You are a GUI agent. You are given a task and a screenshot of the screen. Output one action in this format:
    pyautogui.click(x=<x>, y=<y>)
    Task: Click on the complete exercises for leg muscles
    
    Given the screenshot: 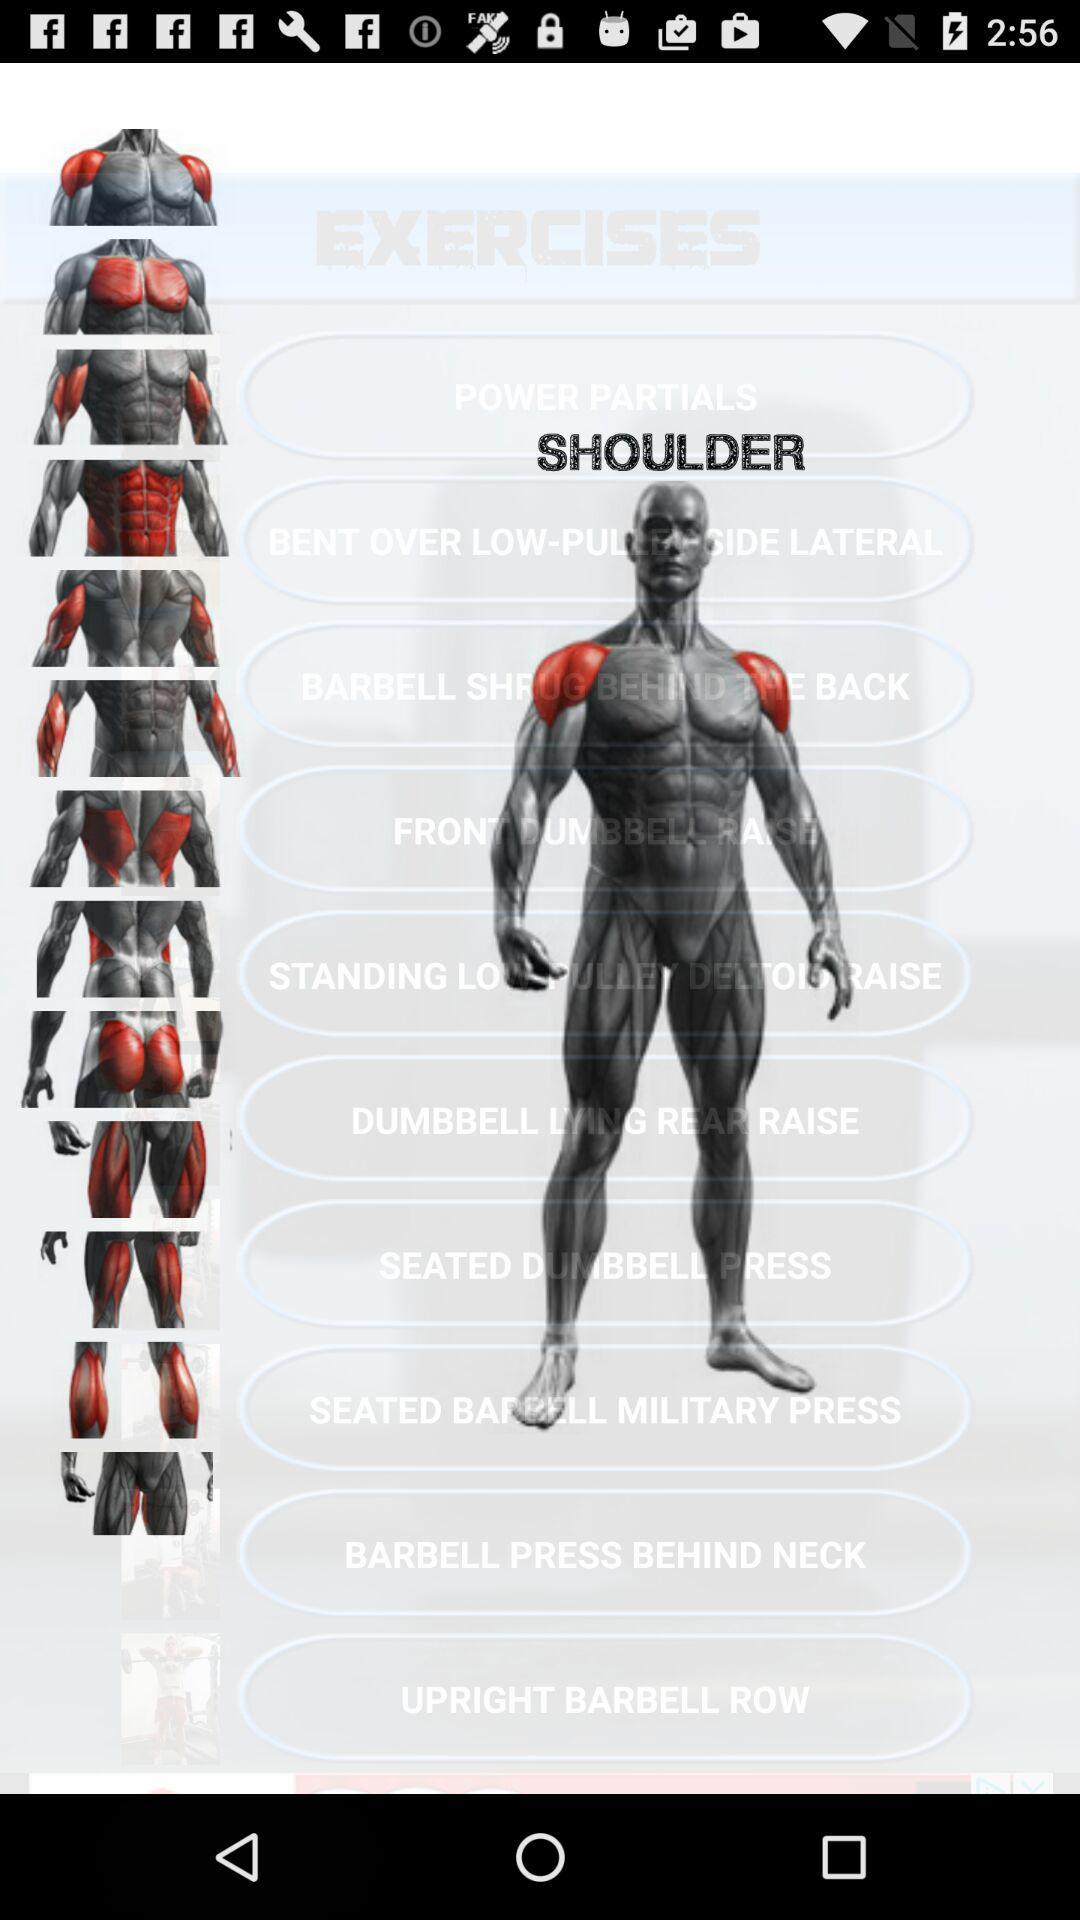 What is the action you would take?
    pyautogui.click(x=131, y=1272)
    